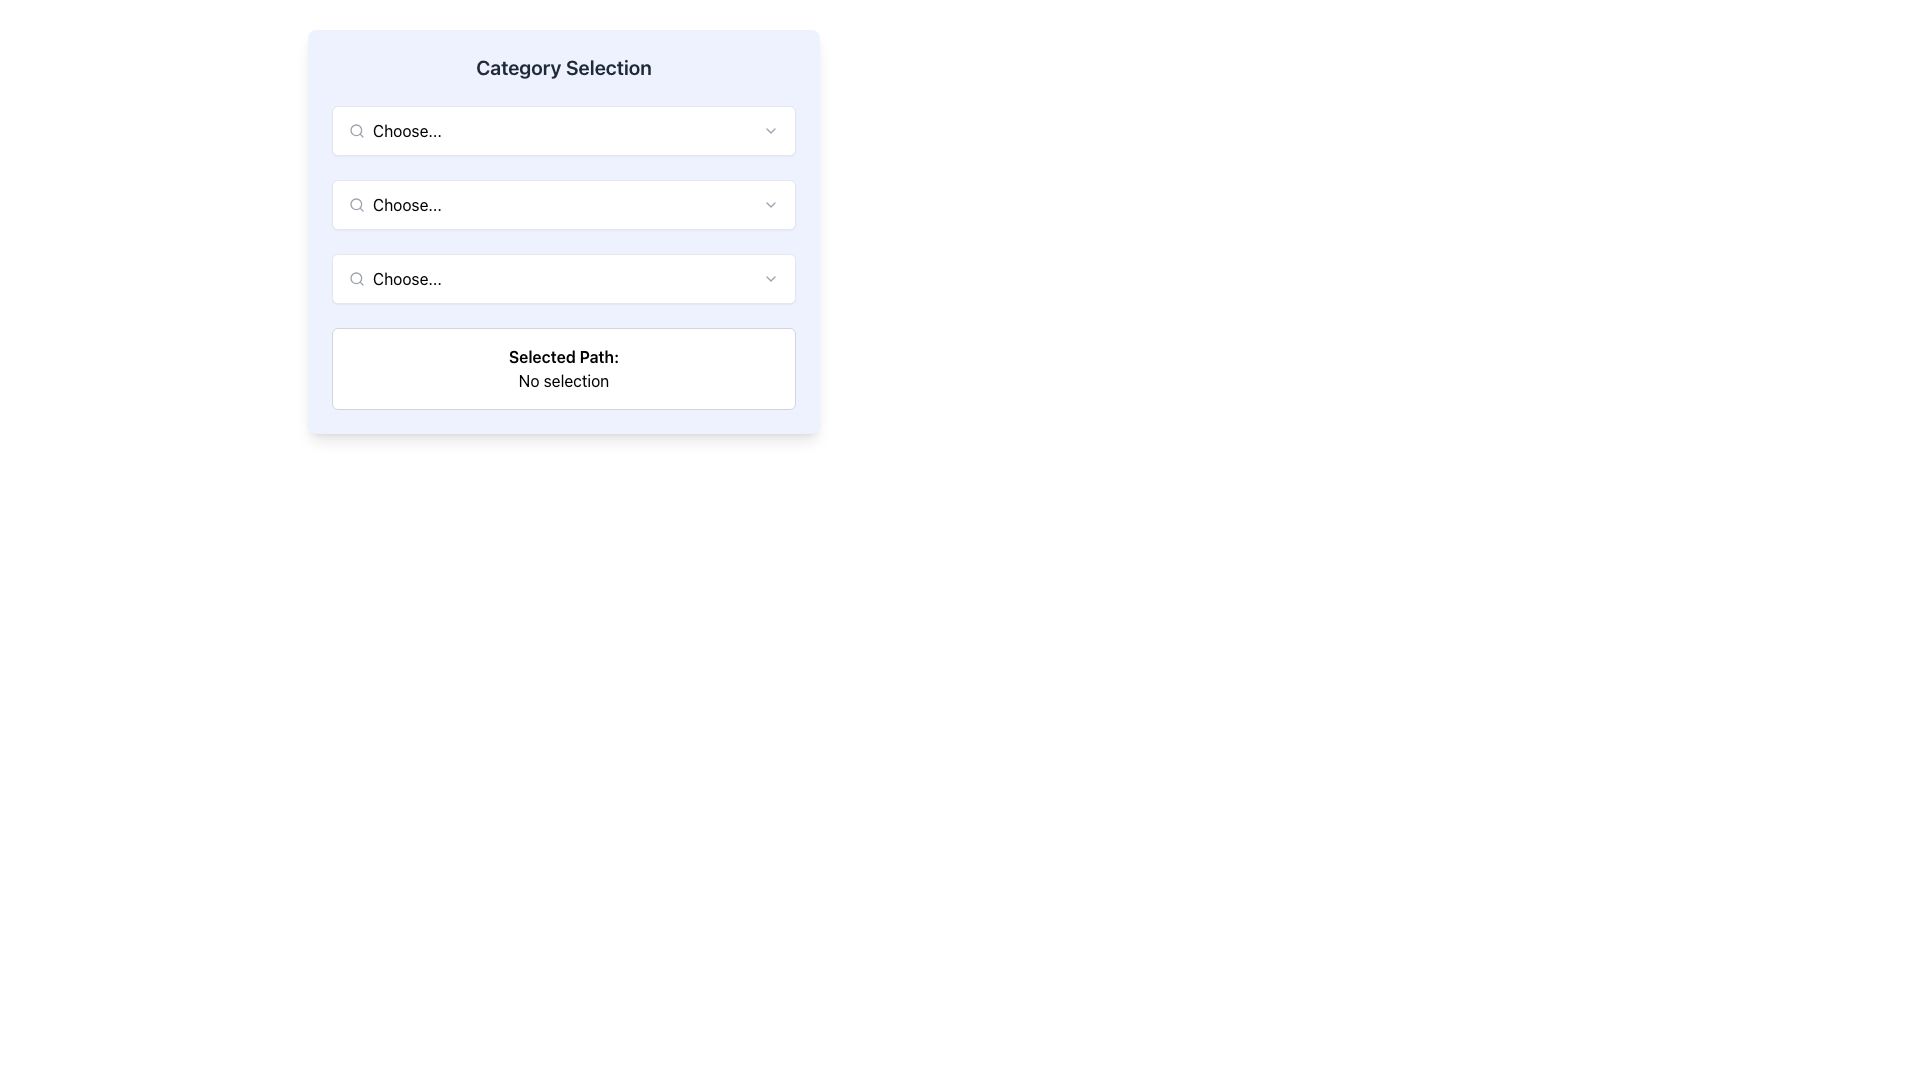 The image size is (1920, 1080). Describe the element at coordinates (356, 204) in the screenshot. I see `the circular component of the search icon located in the 'Category Selection' section, which is represented by a light-gray circle with a radius of 8 units` at that location.